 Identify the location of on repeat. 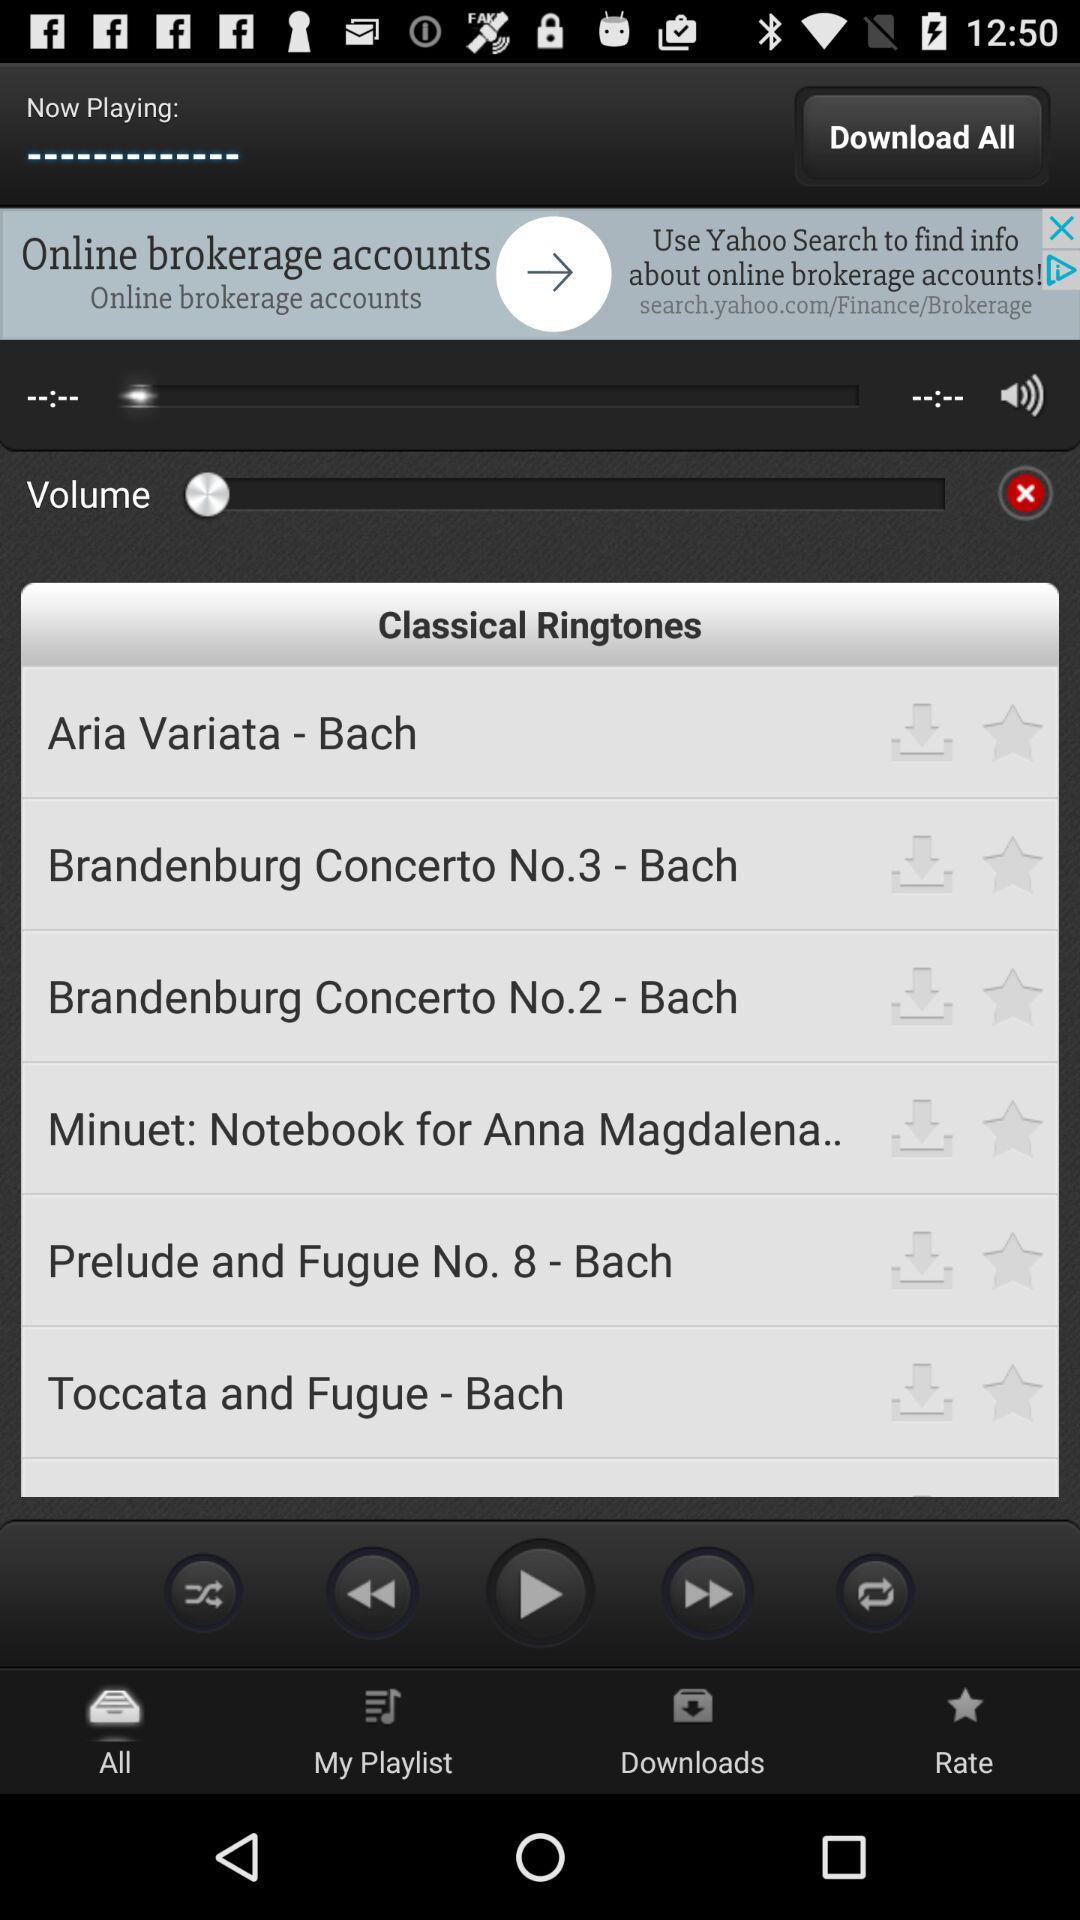
(874, 1591).